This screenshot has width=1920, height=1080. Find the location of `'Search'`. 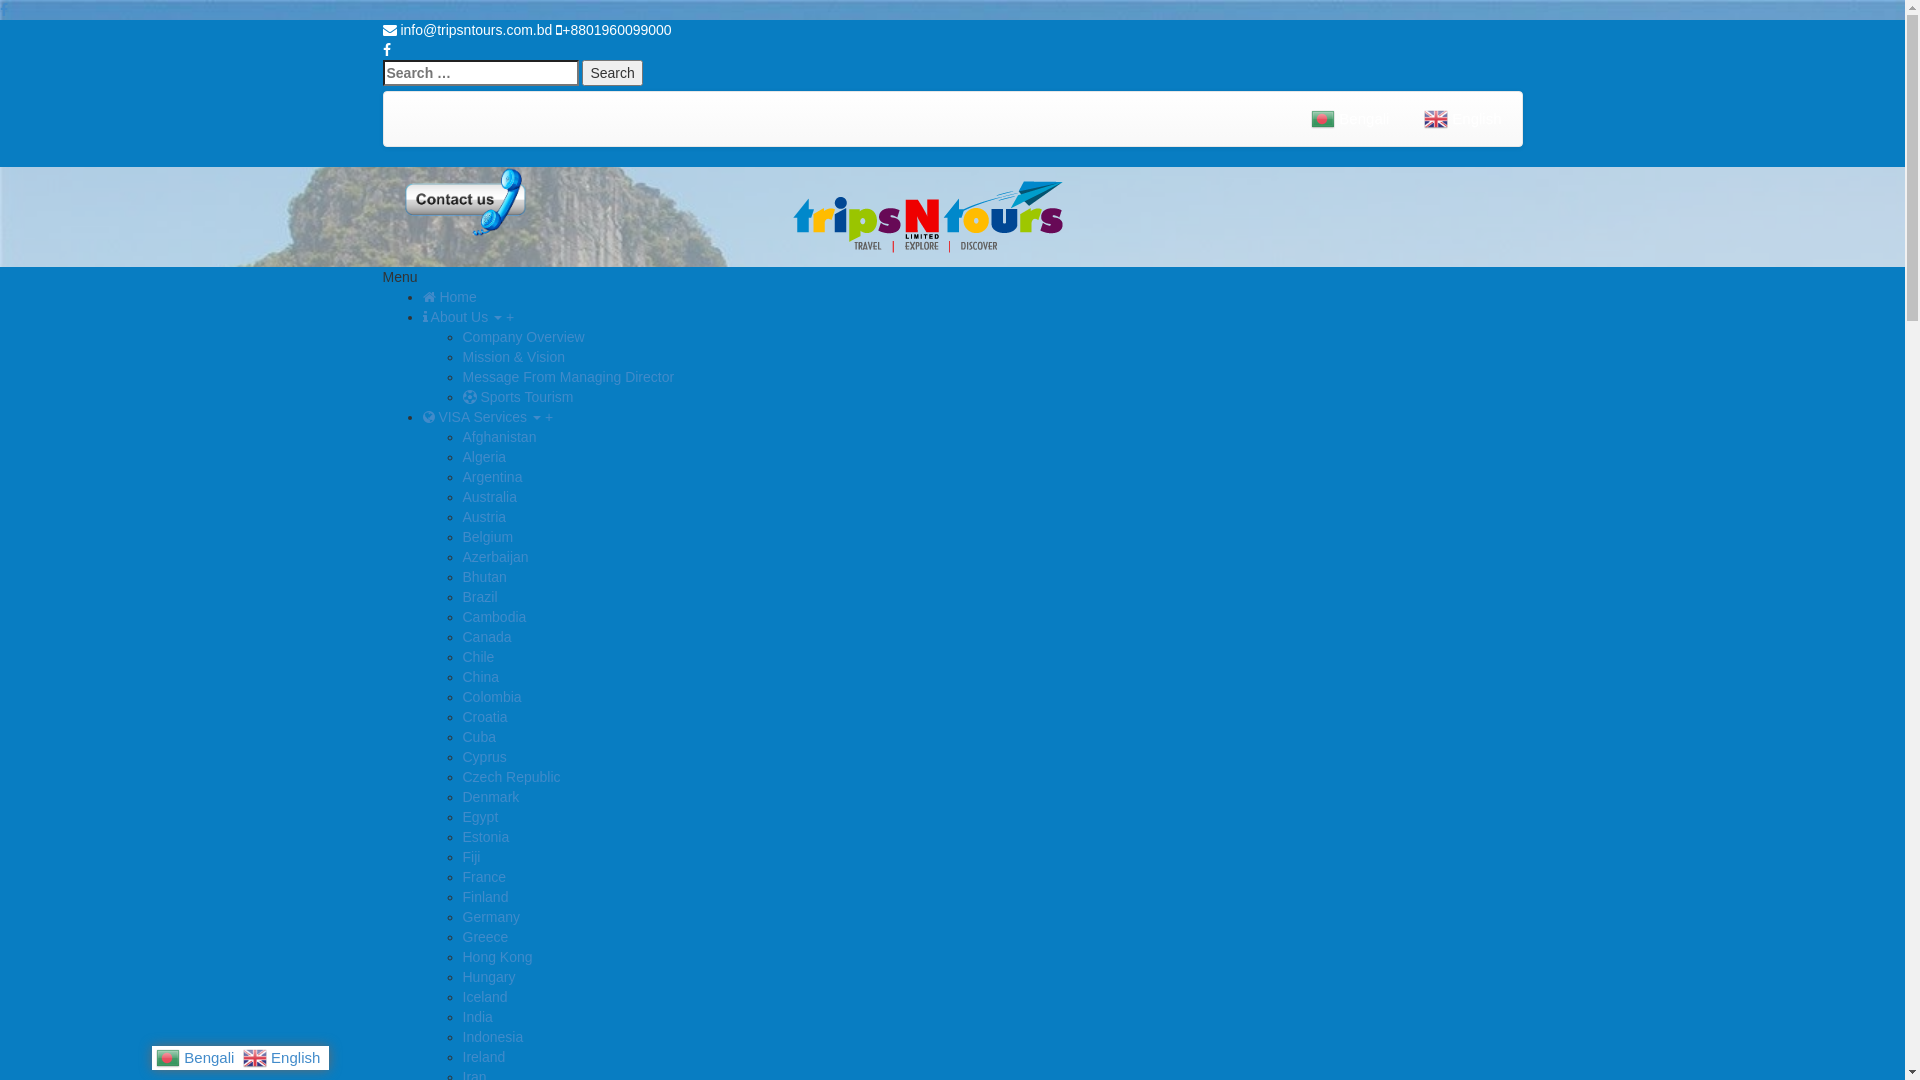

'Search' is located at coordinates (580, 72).